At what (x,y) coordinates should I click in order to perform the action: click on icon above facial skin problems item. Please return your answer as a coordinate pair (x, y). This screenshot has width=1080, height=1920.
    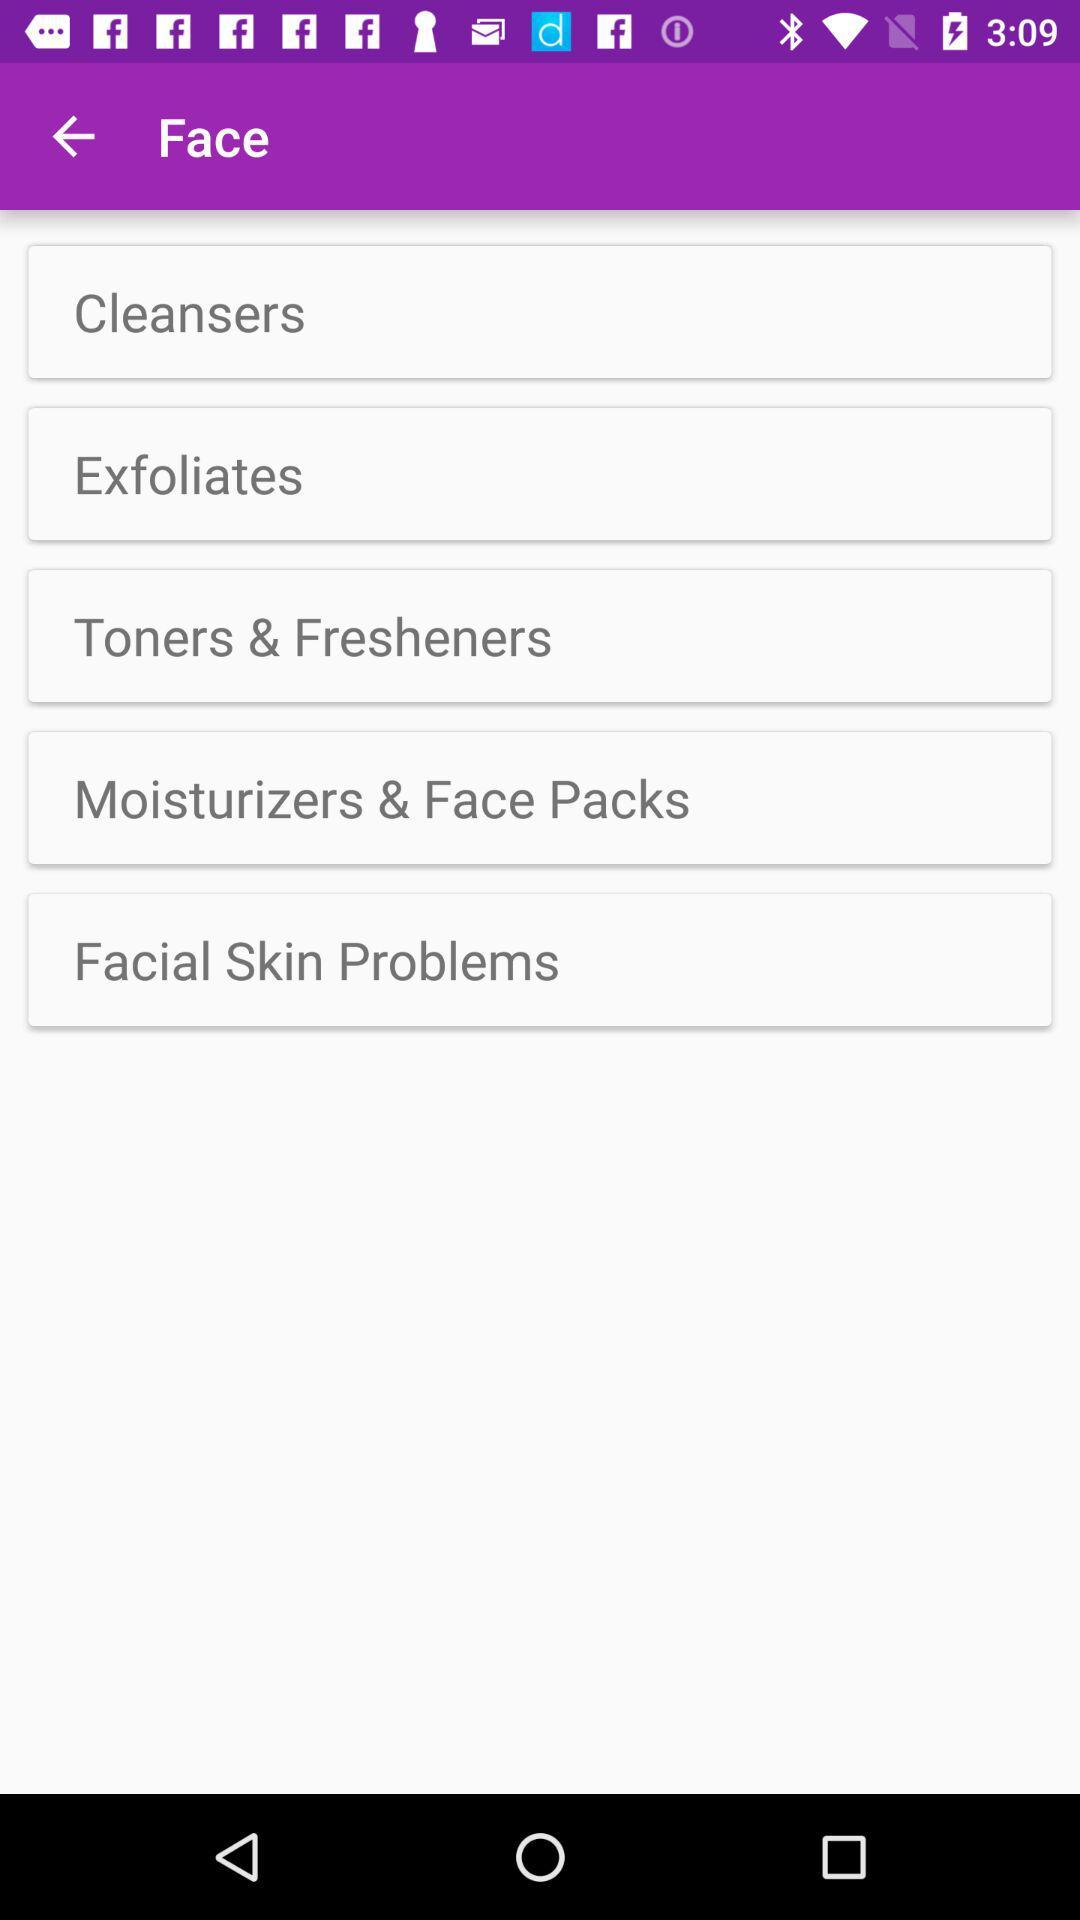
    Looking at the image, I should click on (540, 796).